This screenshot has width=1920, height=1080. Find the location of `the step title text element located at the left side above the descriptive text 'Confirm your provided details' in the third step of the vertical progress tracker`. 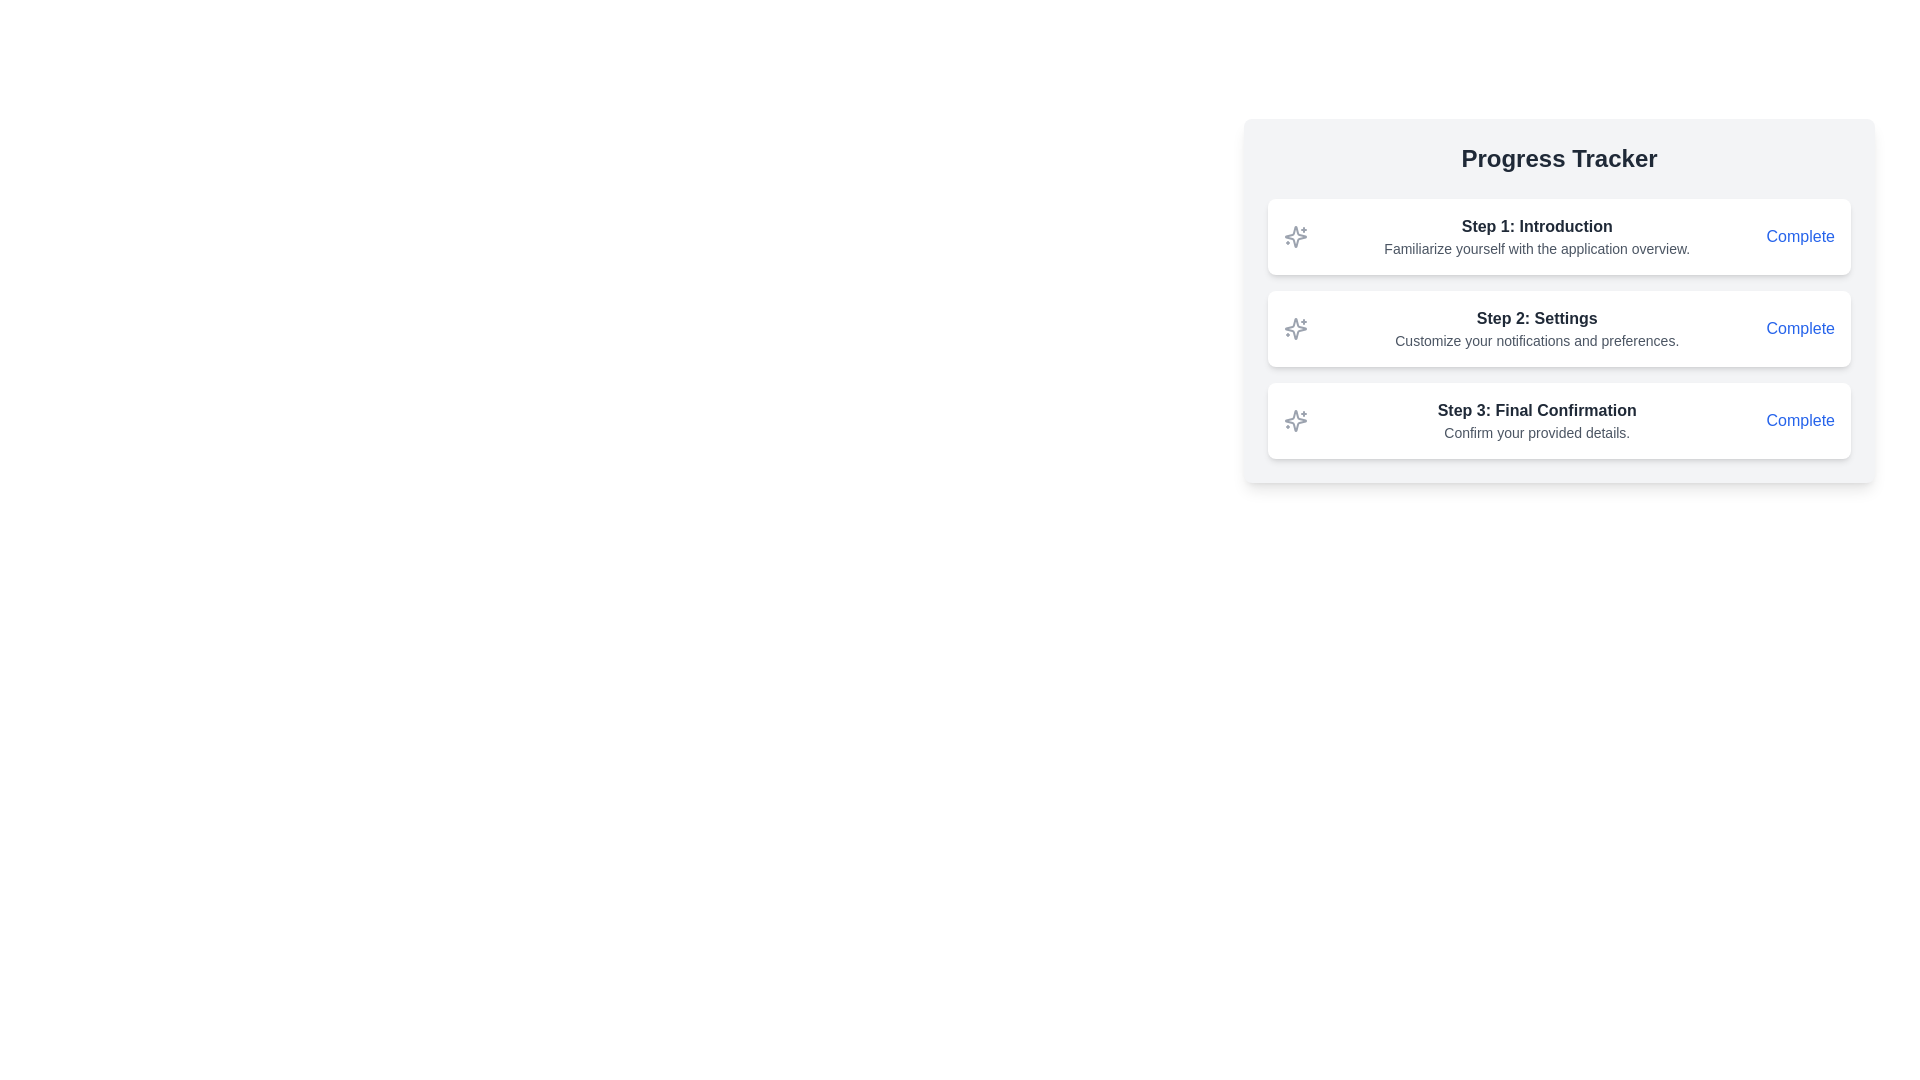

the step title text element located at the left side above the descriptive text 'Confirm your provided details' in the third step of the vertical progress tracker is located at coordinates (1536, 410).